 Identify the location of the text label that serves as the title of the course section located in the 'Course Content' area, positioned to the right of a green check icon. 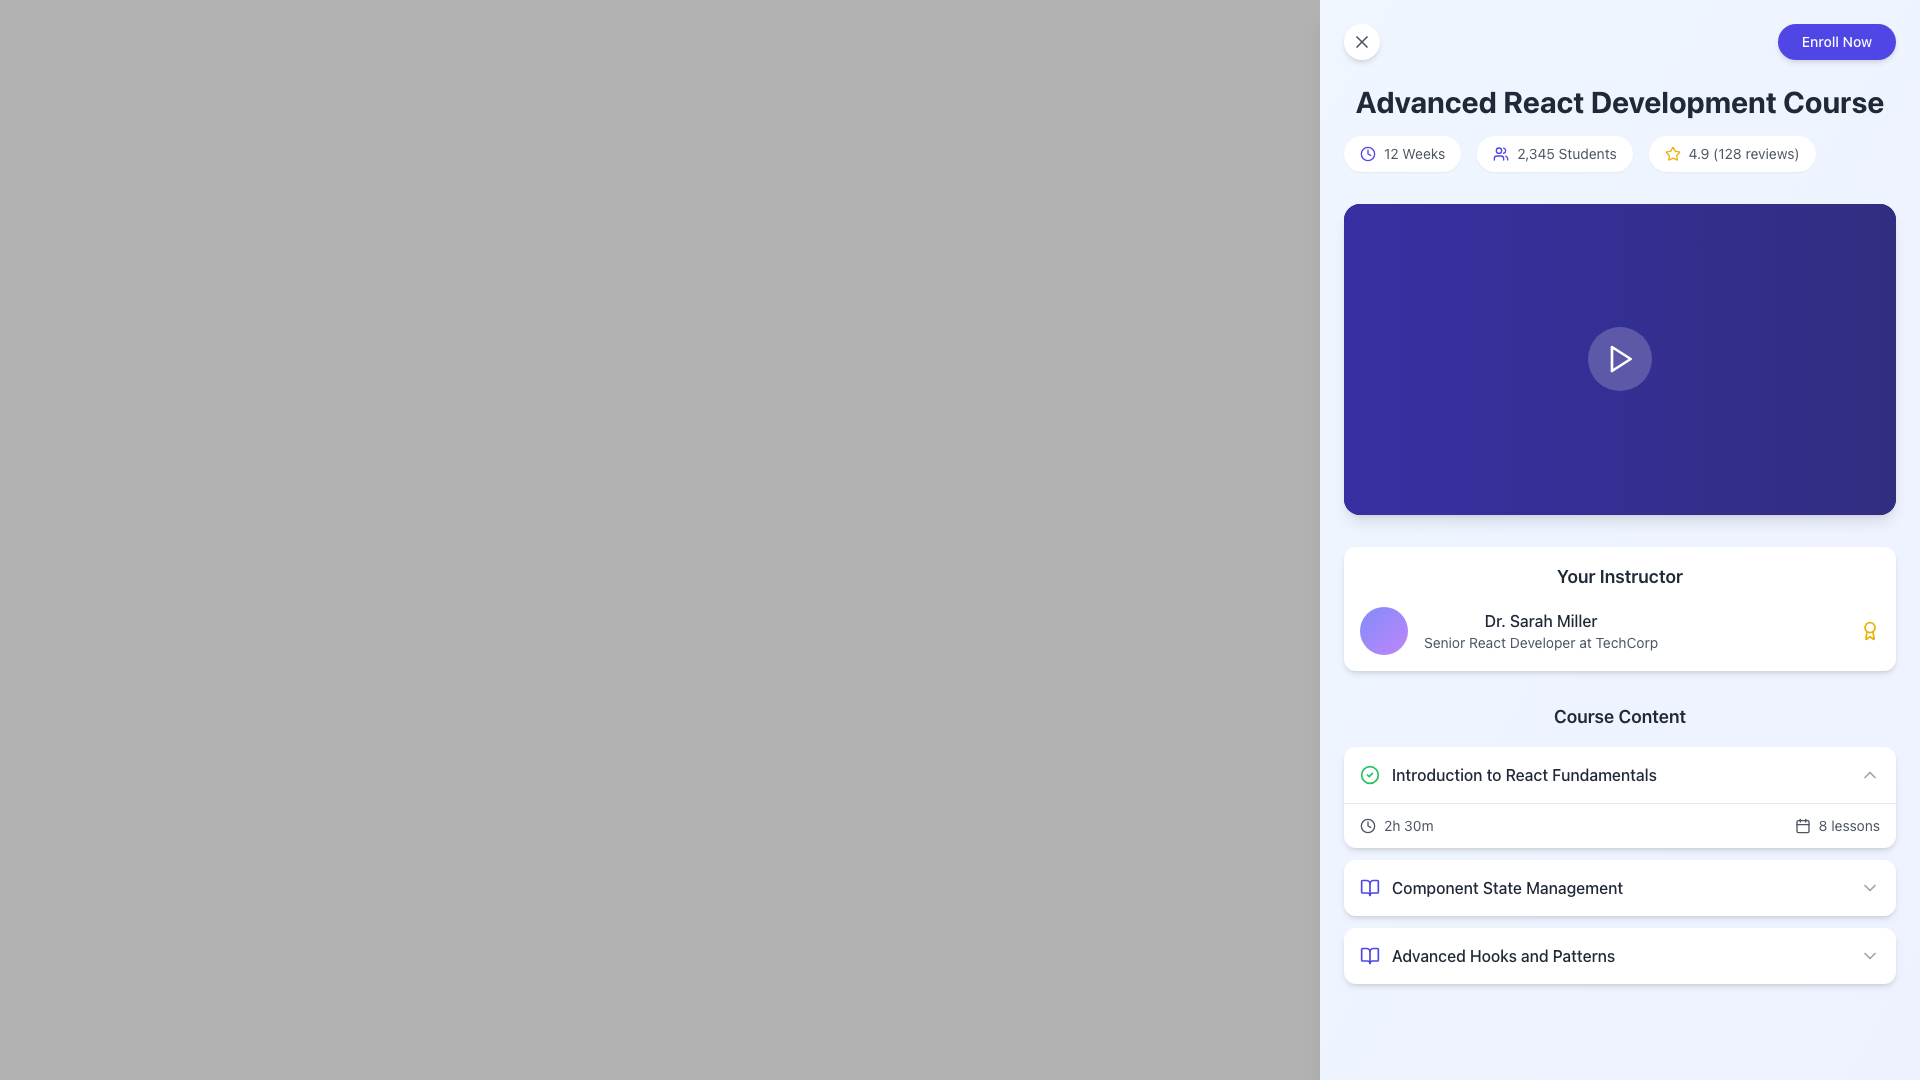
(1523, 773).